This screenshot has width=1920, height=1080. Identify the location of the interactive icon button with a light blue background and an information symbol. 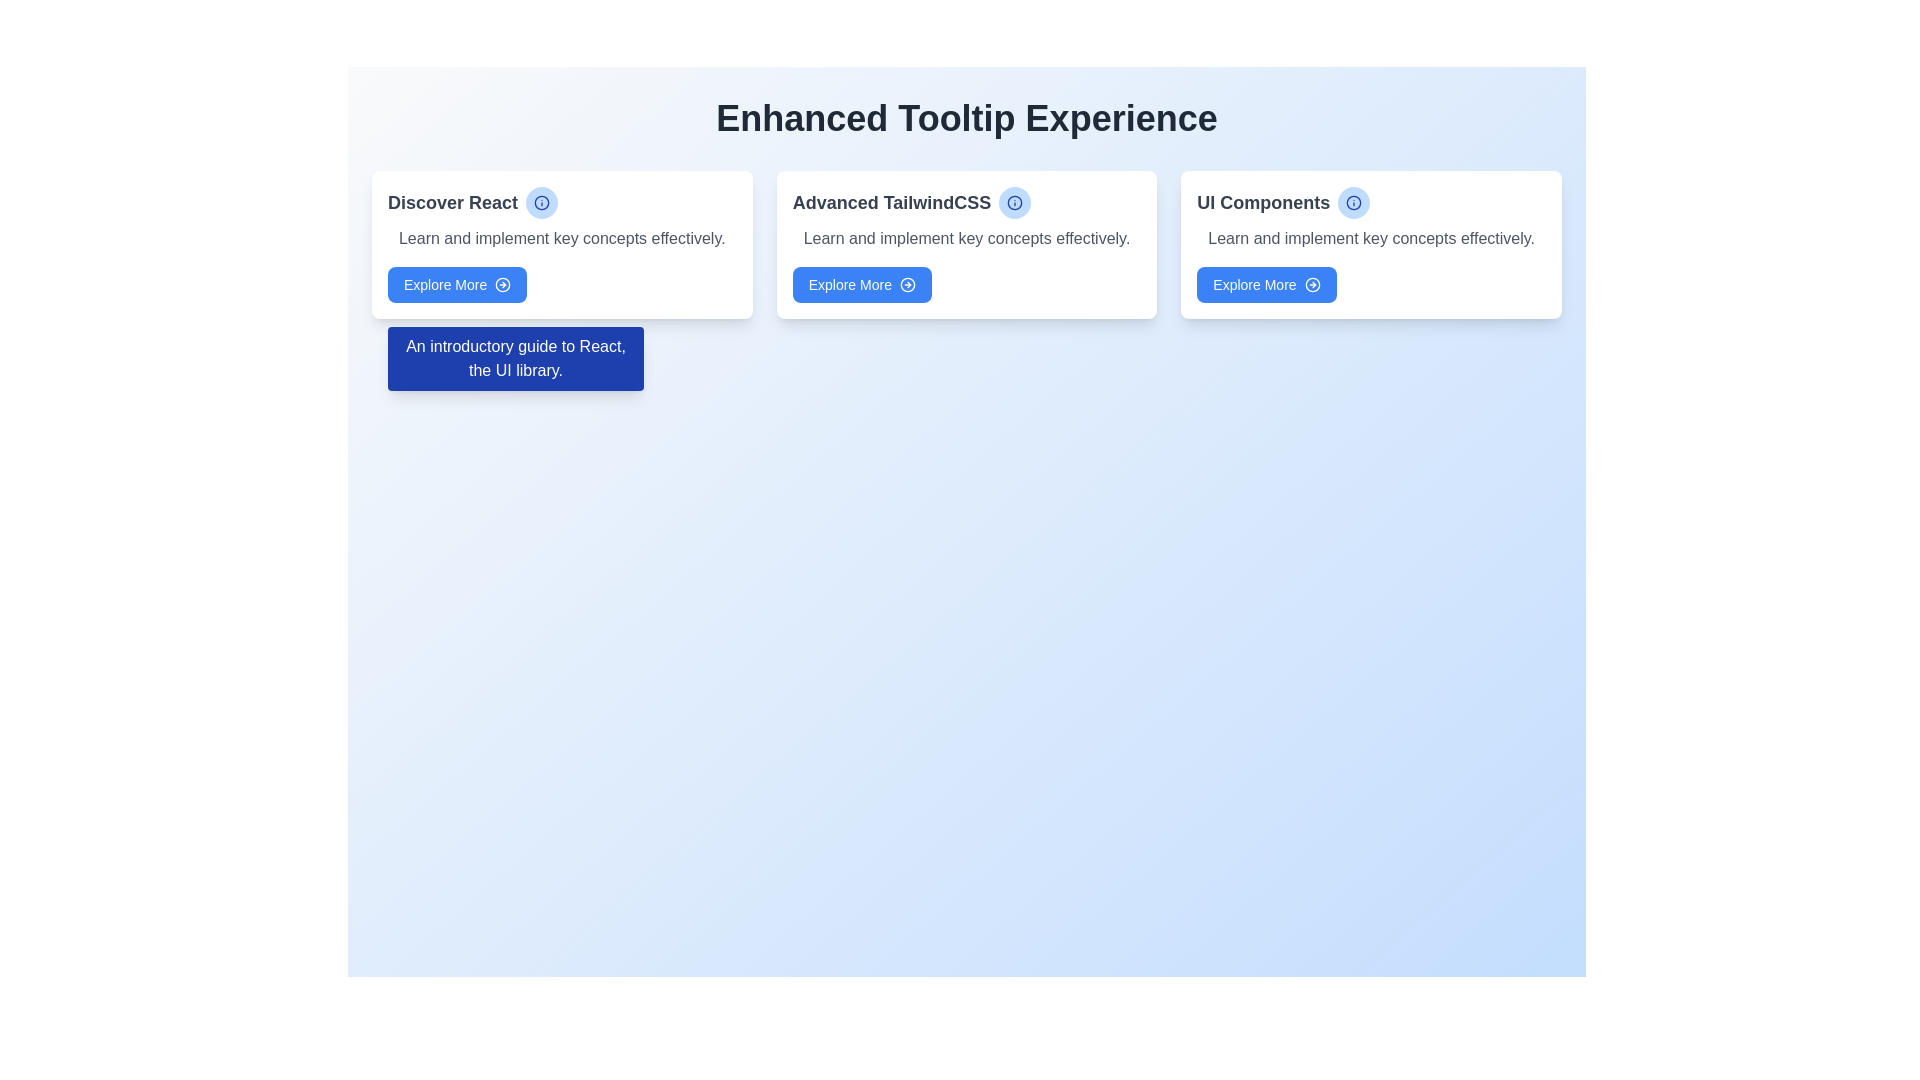
(1014, 203).